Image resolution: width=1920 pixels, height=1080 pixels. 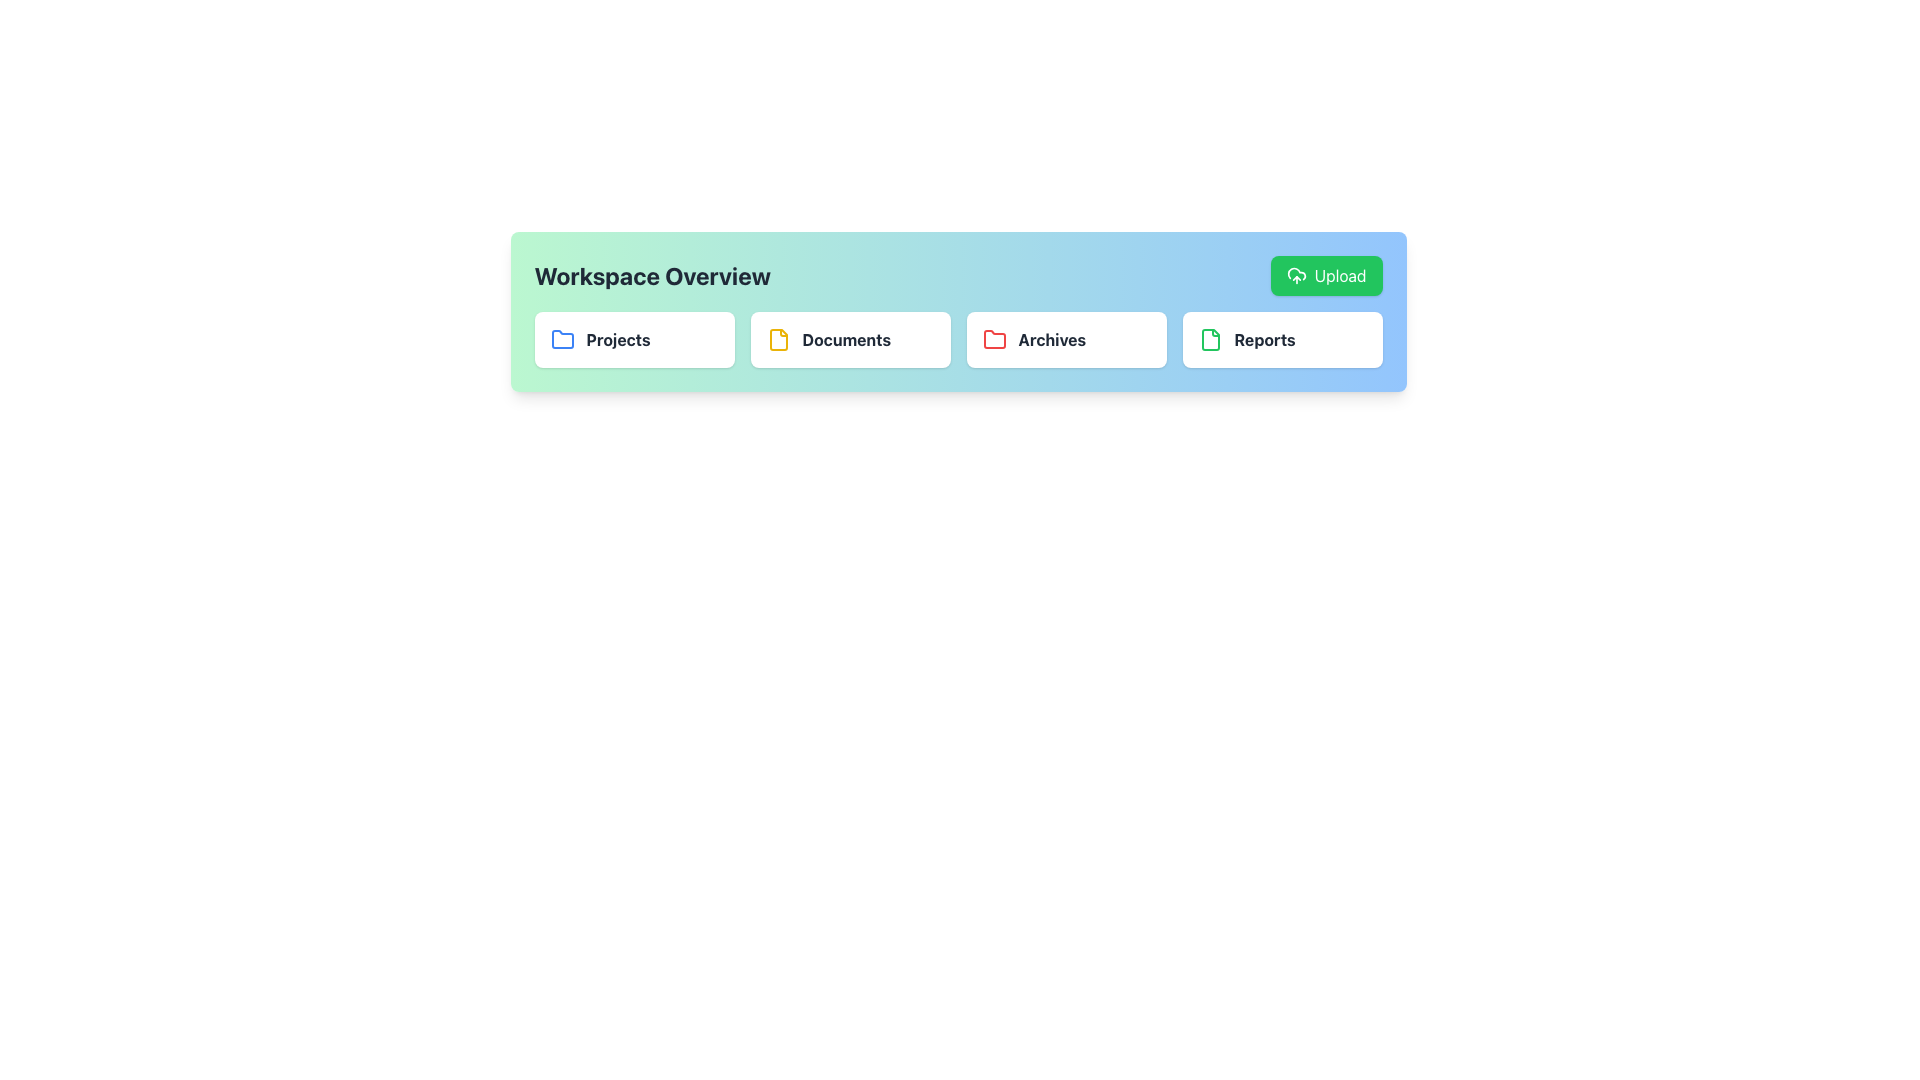 What do you see at coordinates (1209, 338) in the screenshot?
I see `green document file icon located between the 'Archives' category and the 'Upload' button in the workspace overview` at bounding box center [1209, 338].